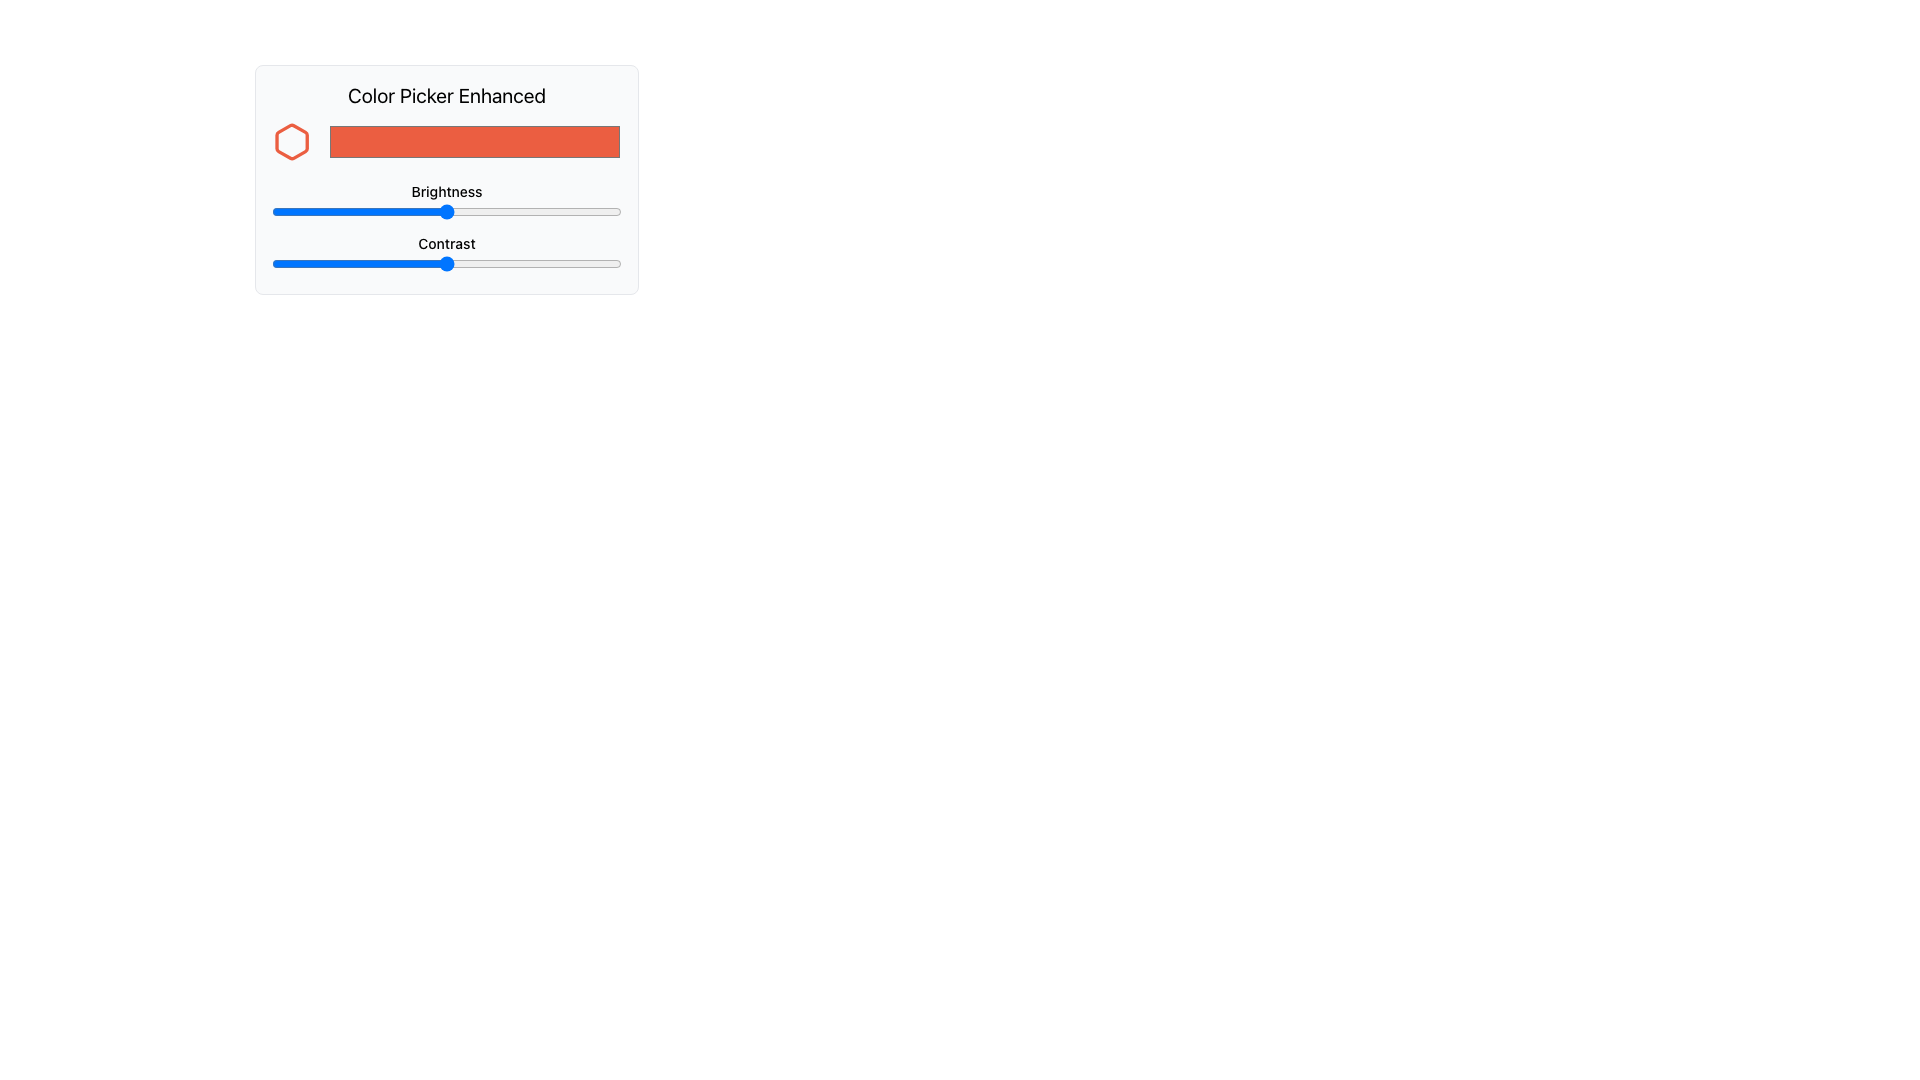 The image size is (1920, 1080). I want to click on the contrast value, so click(338, 262).